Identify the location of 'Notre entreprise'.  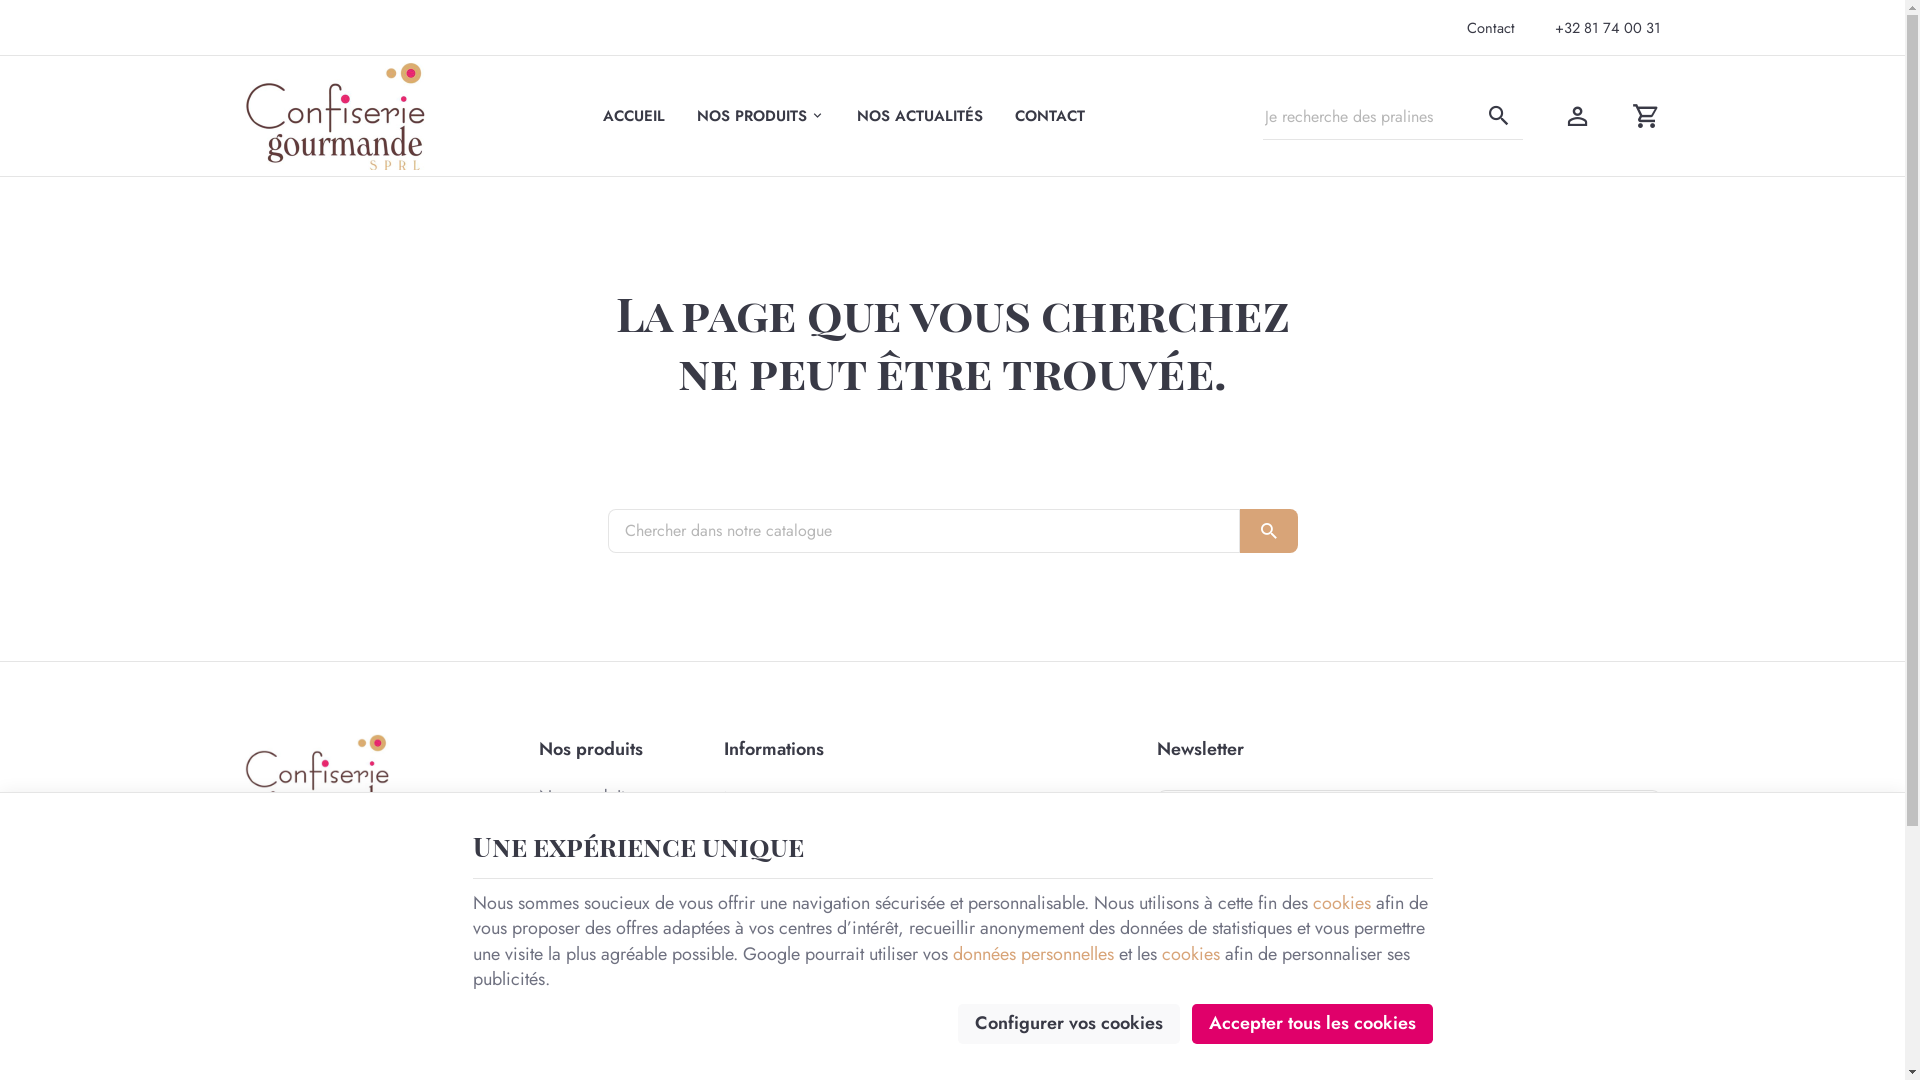
(723, 797).